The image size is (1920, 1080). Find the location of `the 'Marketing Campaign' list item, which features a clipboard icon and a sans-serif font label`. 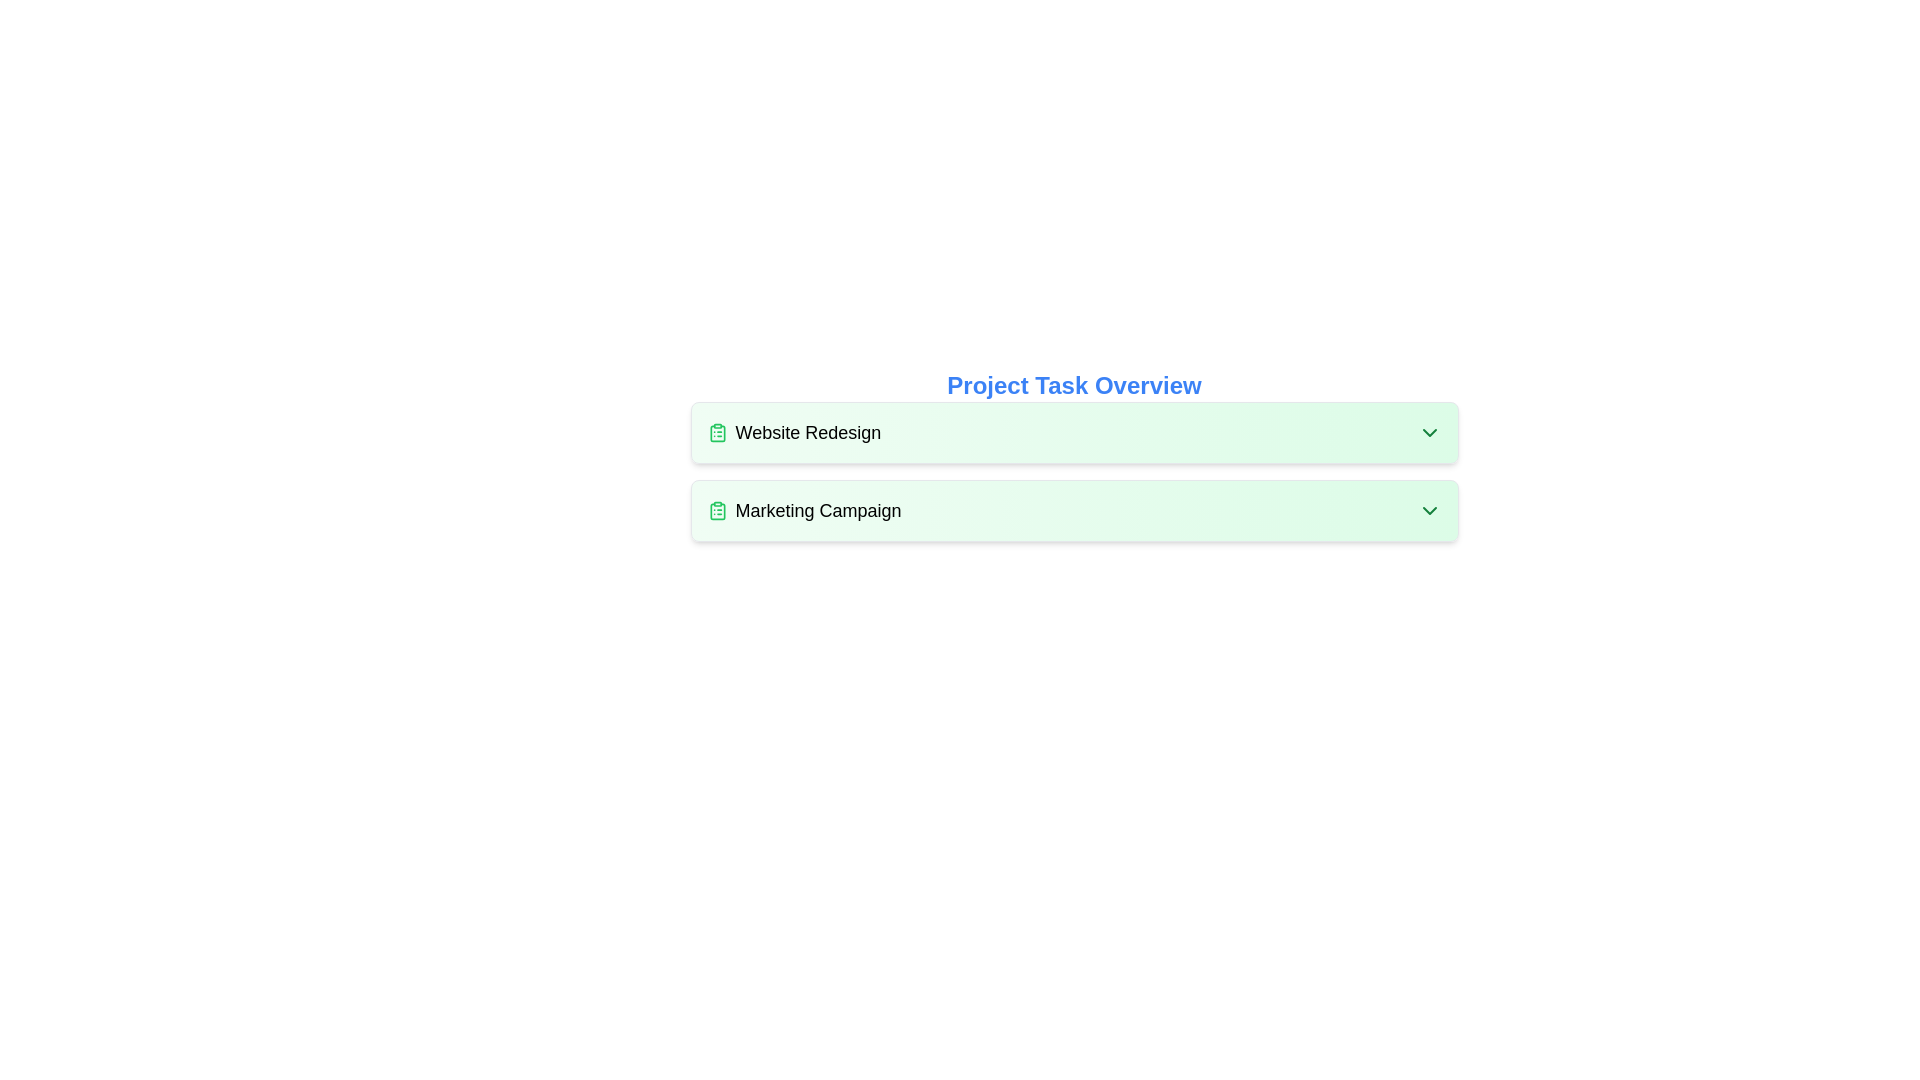

the 'Marketing Campaign' list item, which features a clipboard icon and a sans-serif font label is located at coordinates (804, 509).